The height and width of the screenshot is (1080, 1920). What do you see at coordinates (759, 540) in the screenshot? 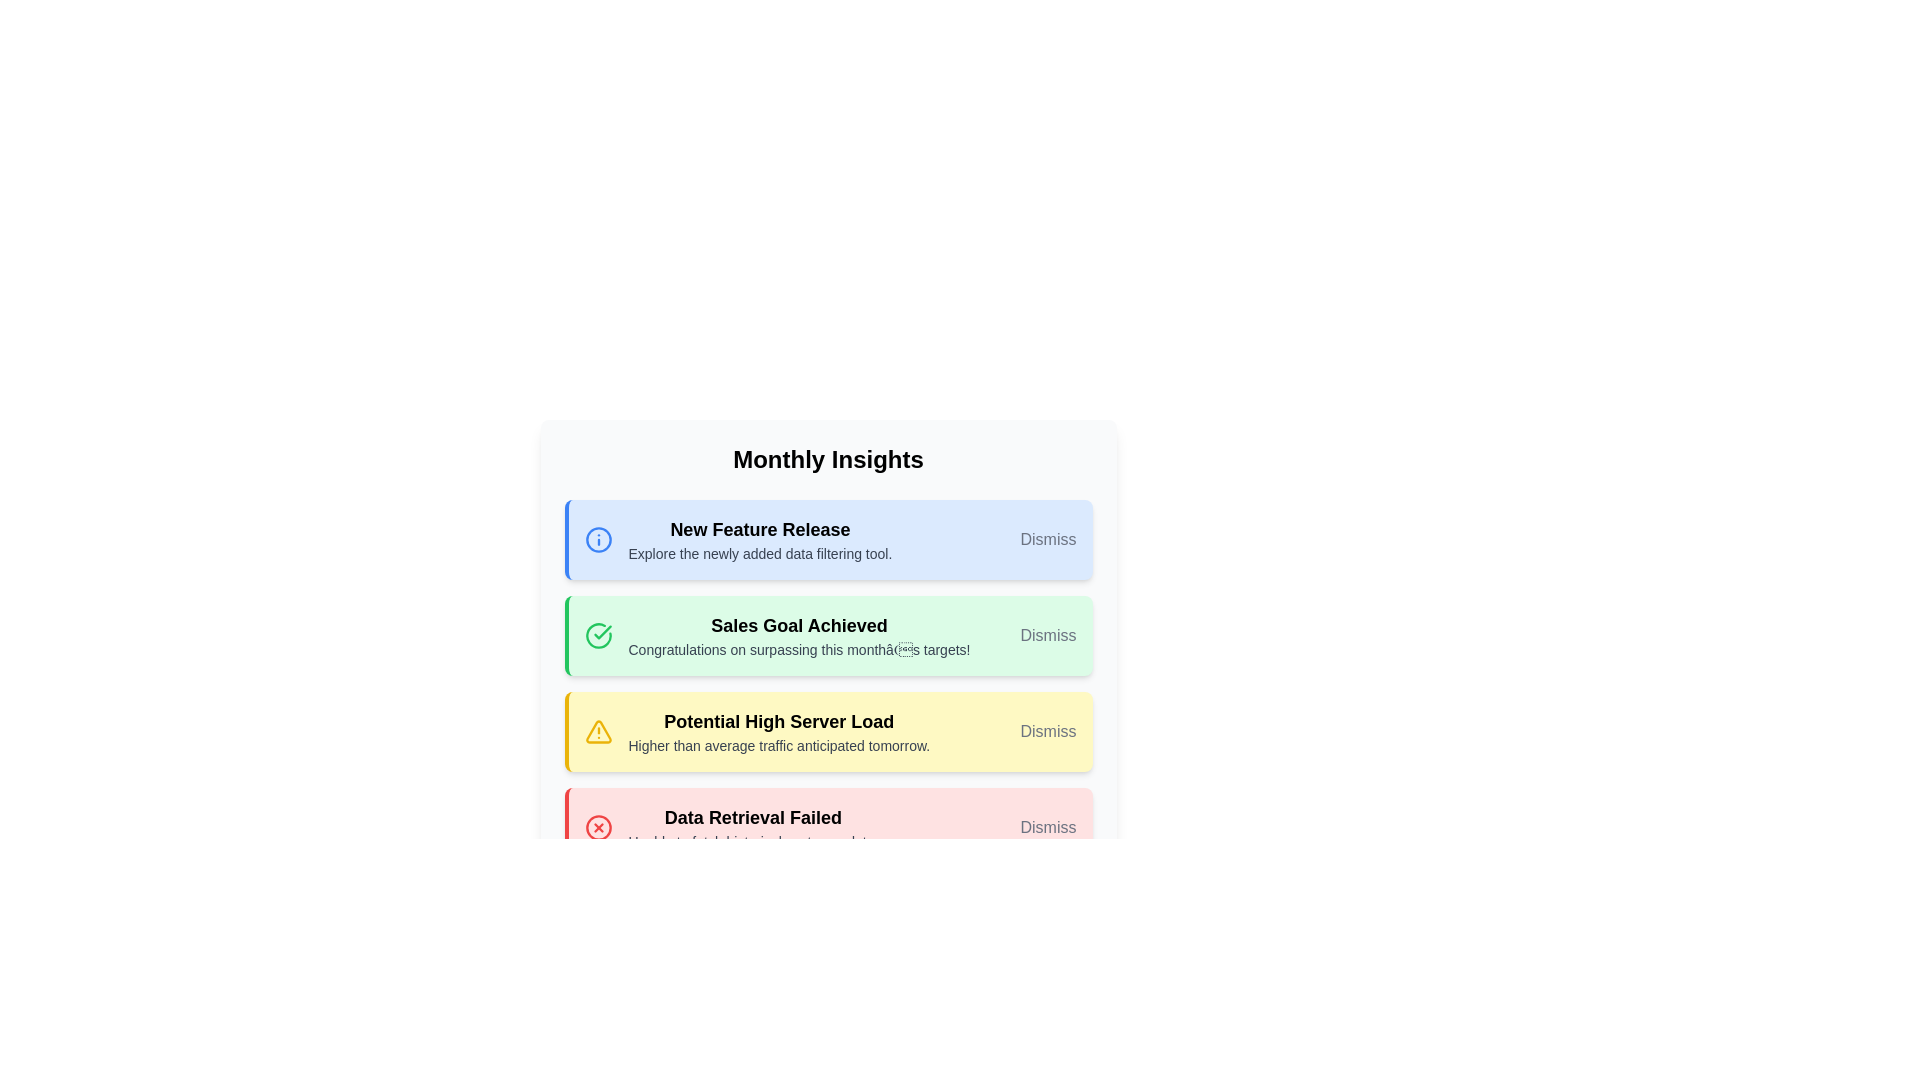
I see `the text block stating 'New Feature Release' to access surrounding elements for further actions` at bounding box center [759, 540].